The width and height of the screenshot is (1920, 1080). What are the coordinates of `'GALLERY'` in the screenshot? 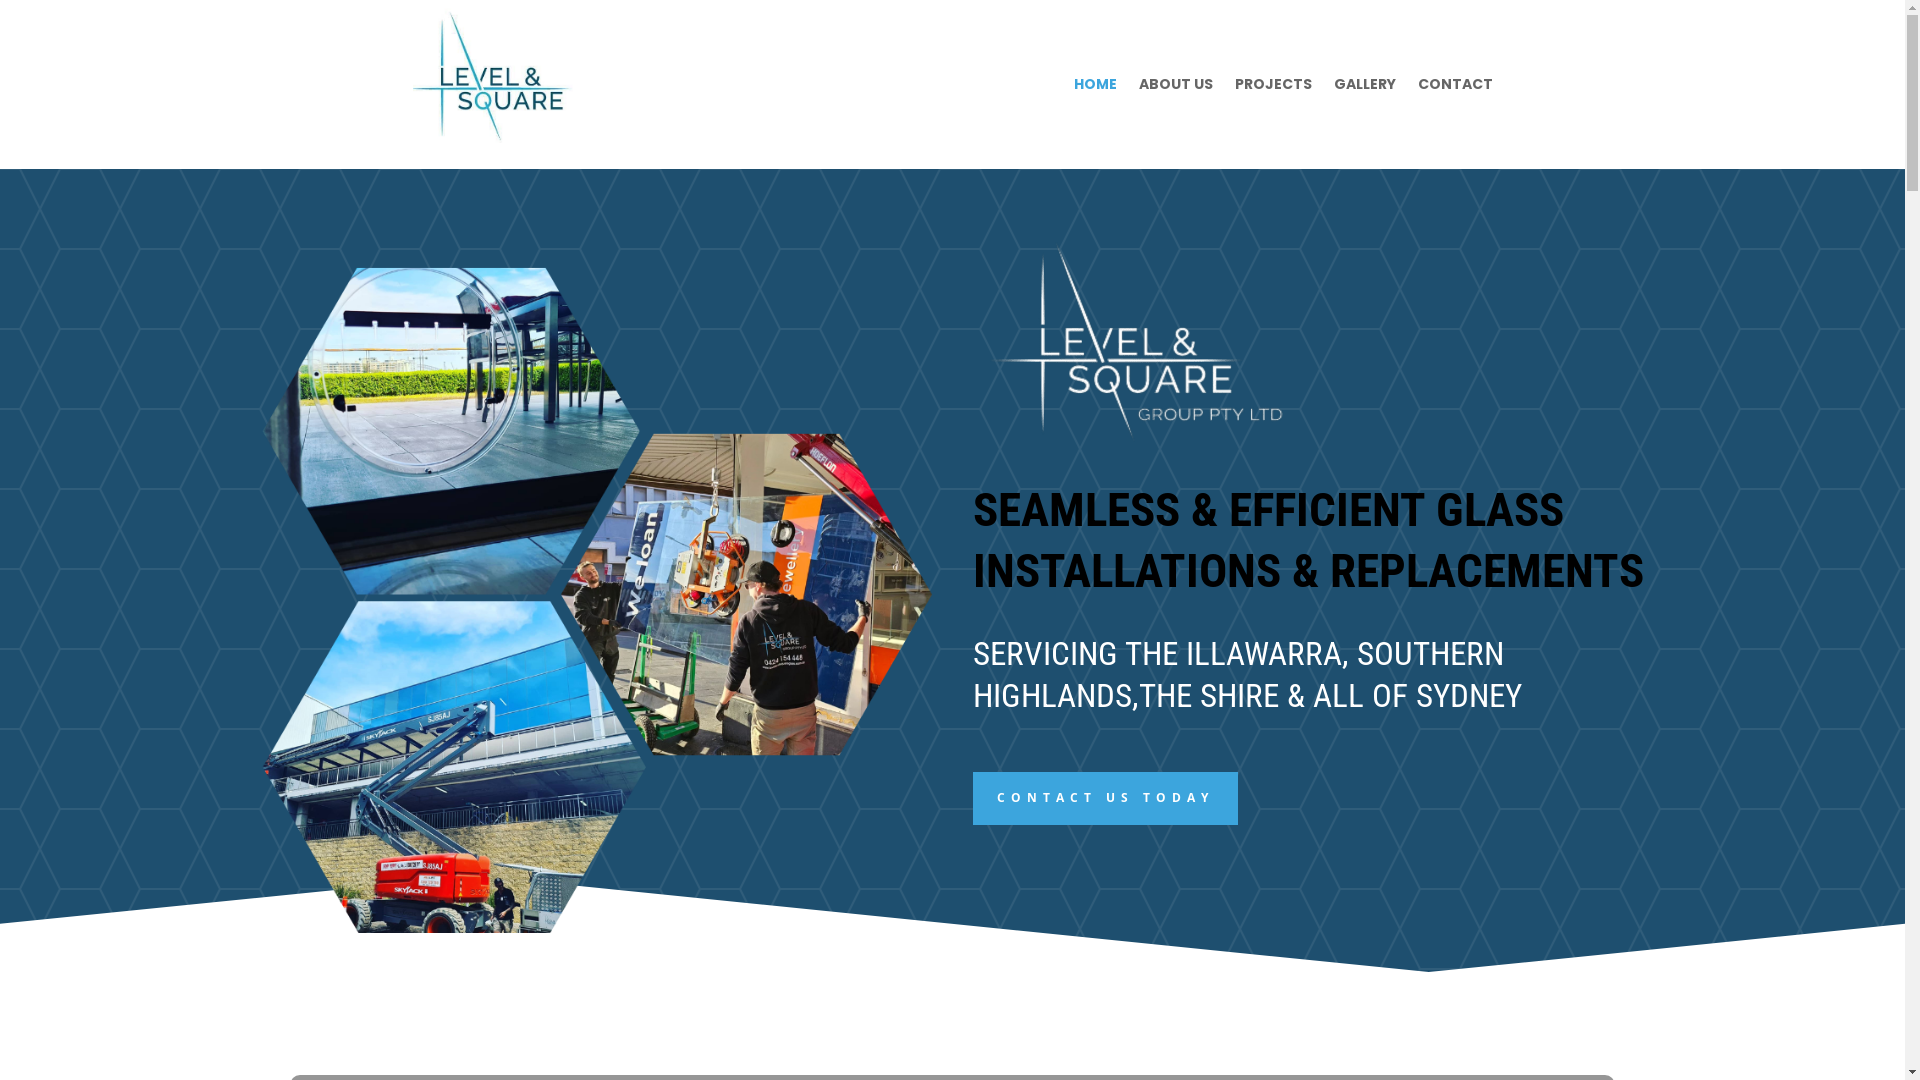 It's located at (1334, 83).